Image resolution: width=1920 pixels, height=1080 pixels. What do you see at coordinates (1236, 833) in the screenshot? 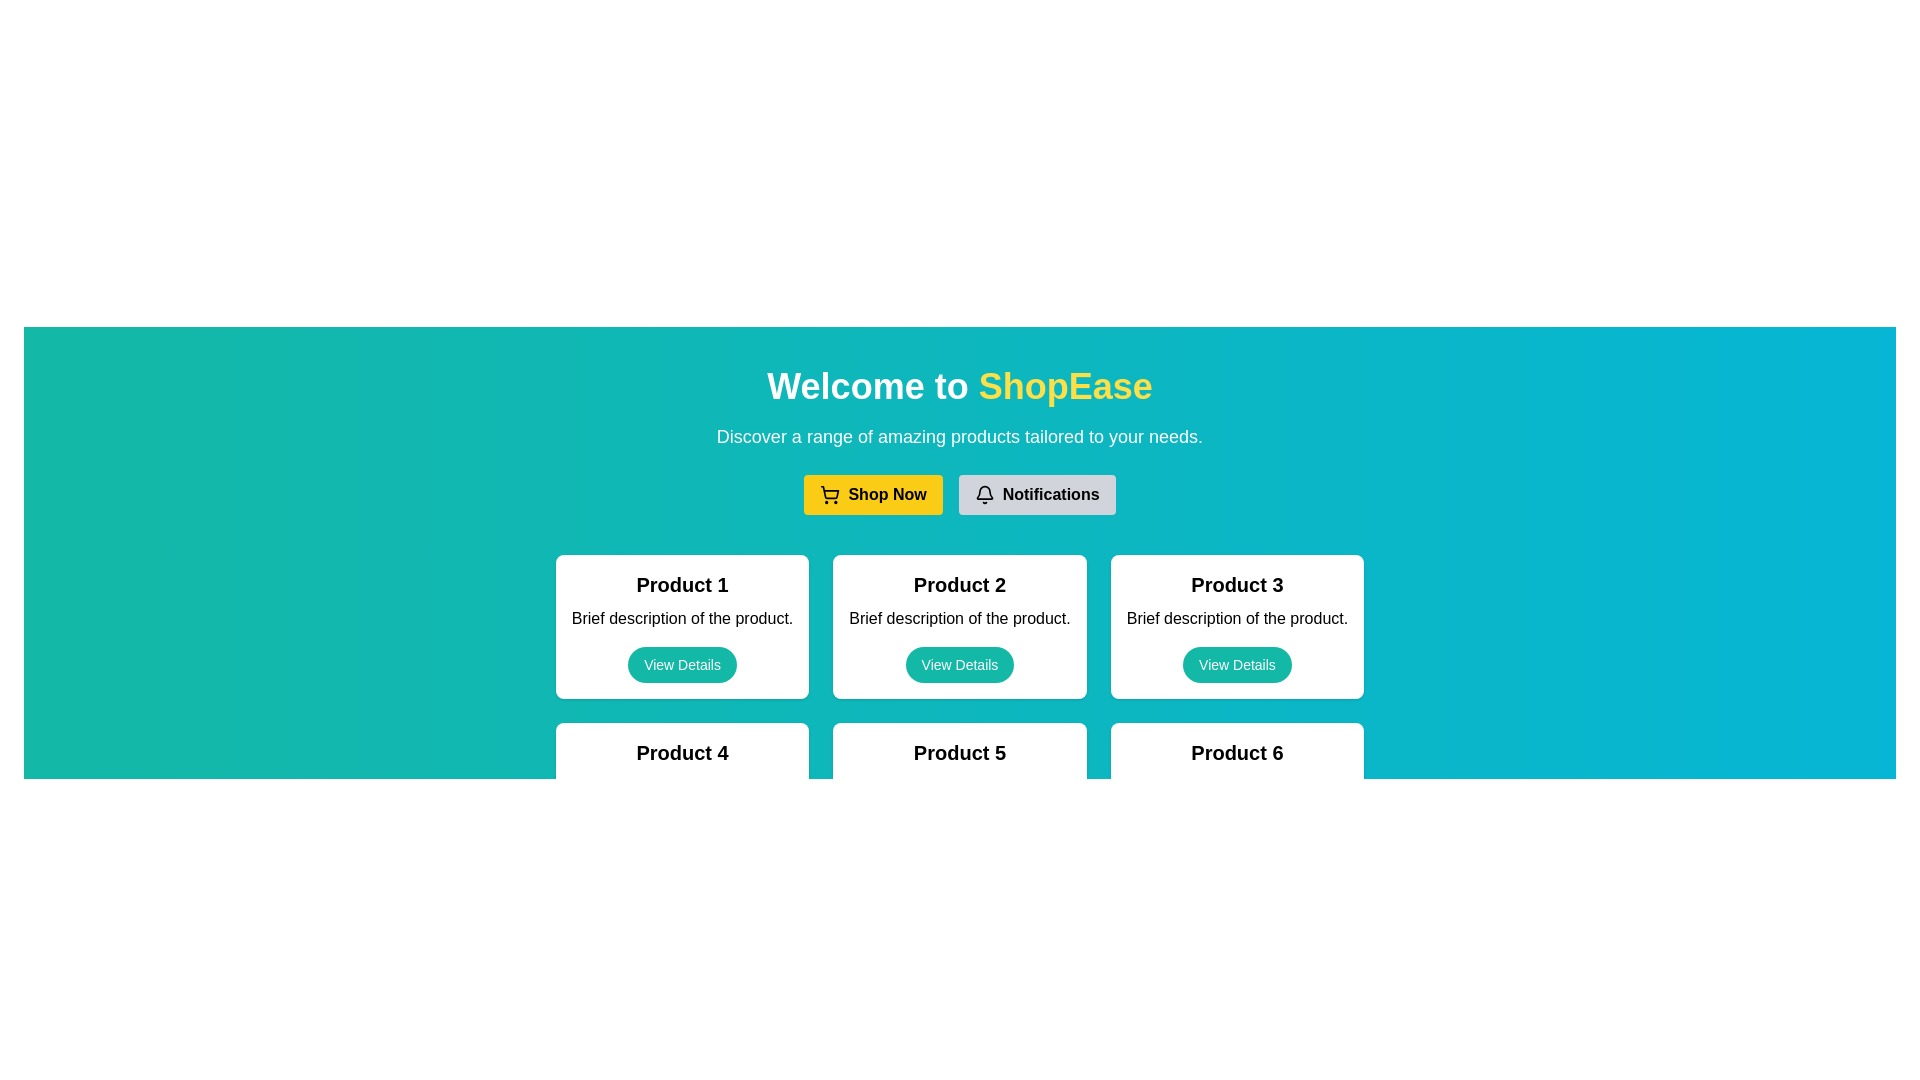
I see `the 'View Details' button with a teal background located at the bottom of the 'Product 6' card` at bounding box center [1236, 833].